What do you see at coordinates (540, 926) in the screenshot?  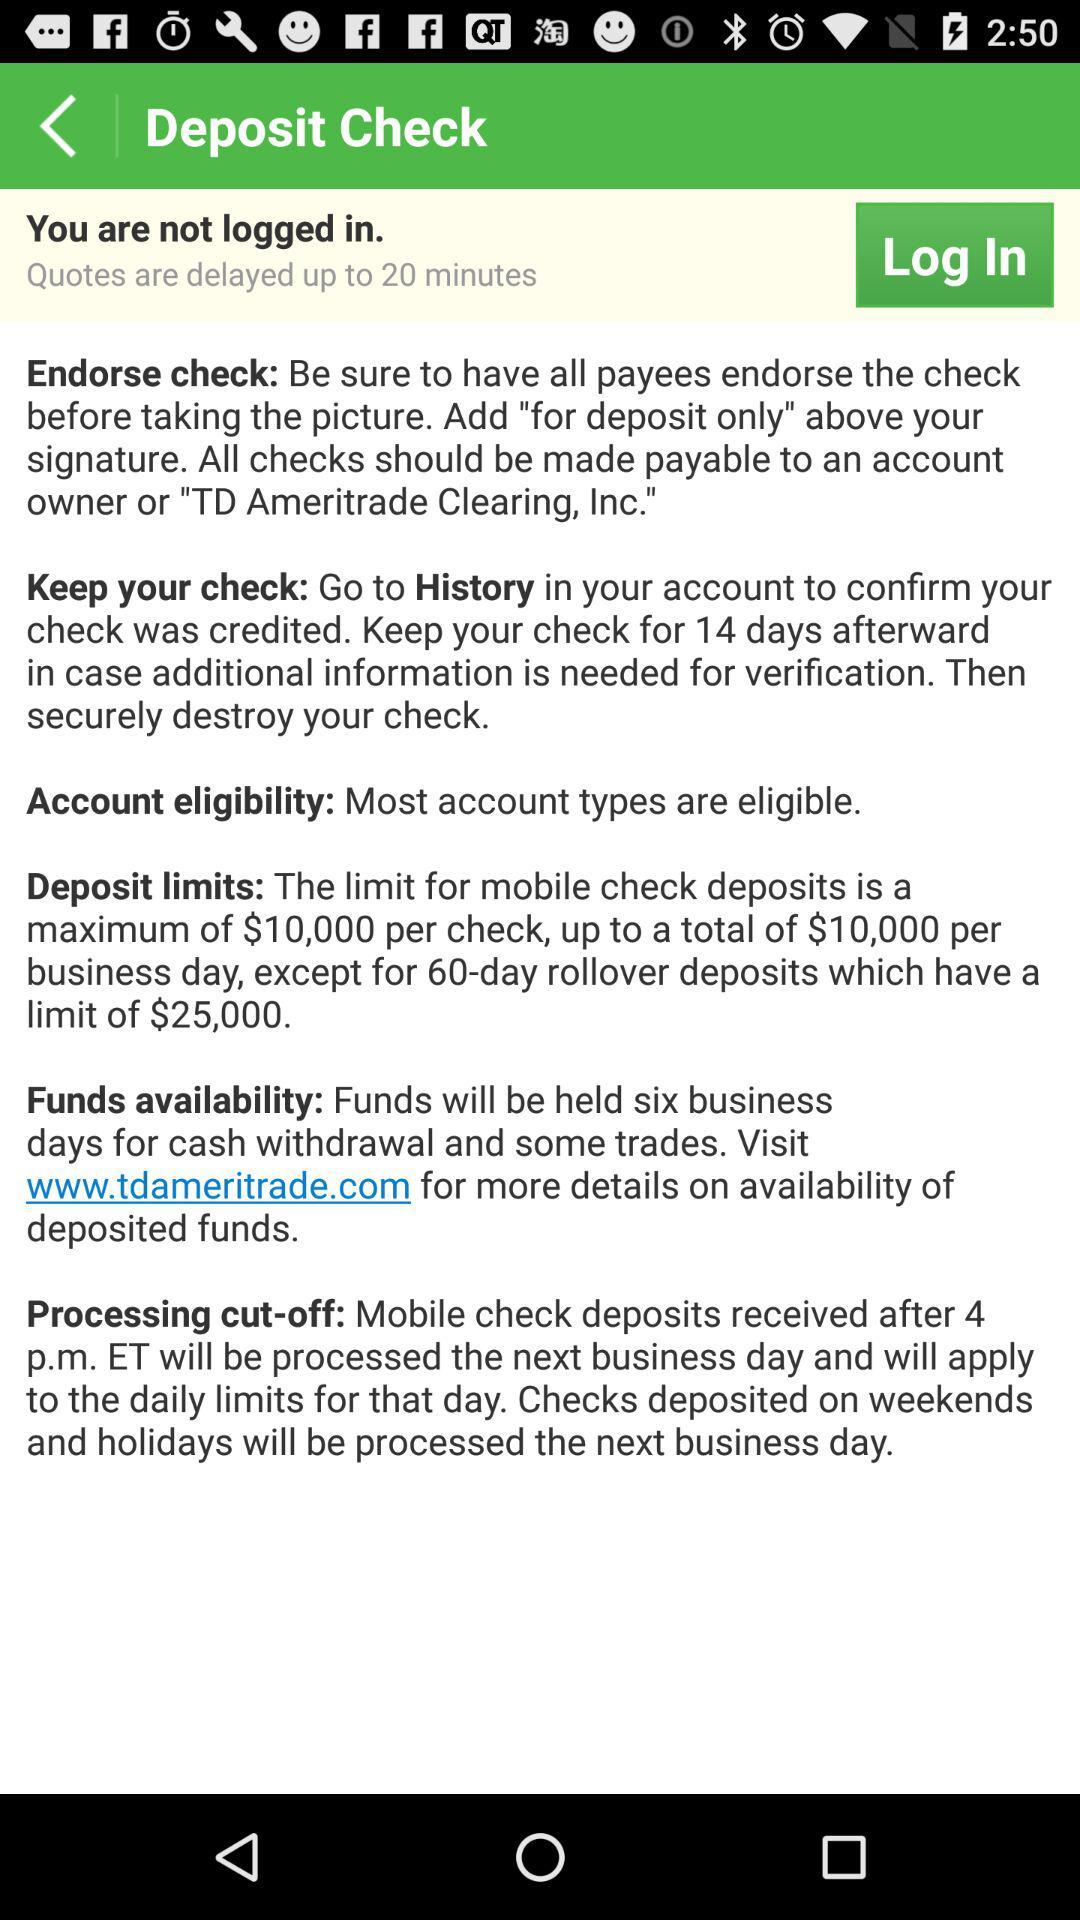 I see `the icon at the center` at bounding box center [540, 926].